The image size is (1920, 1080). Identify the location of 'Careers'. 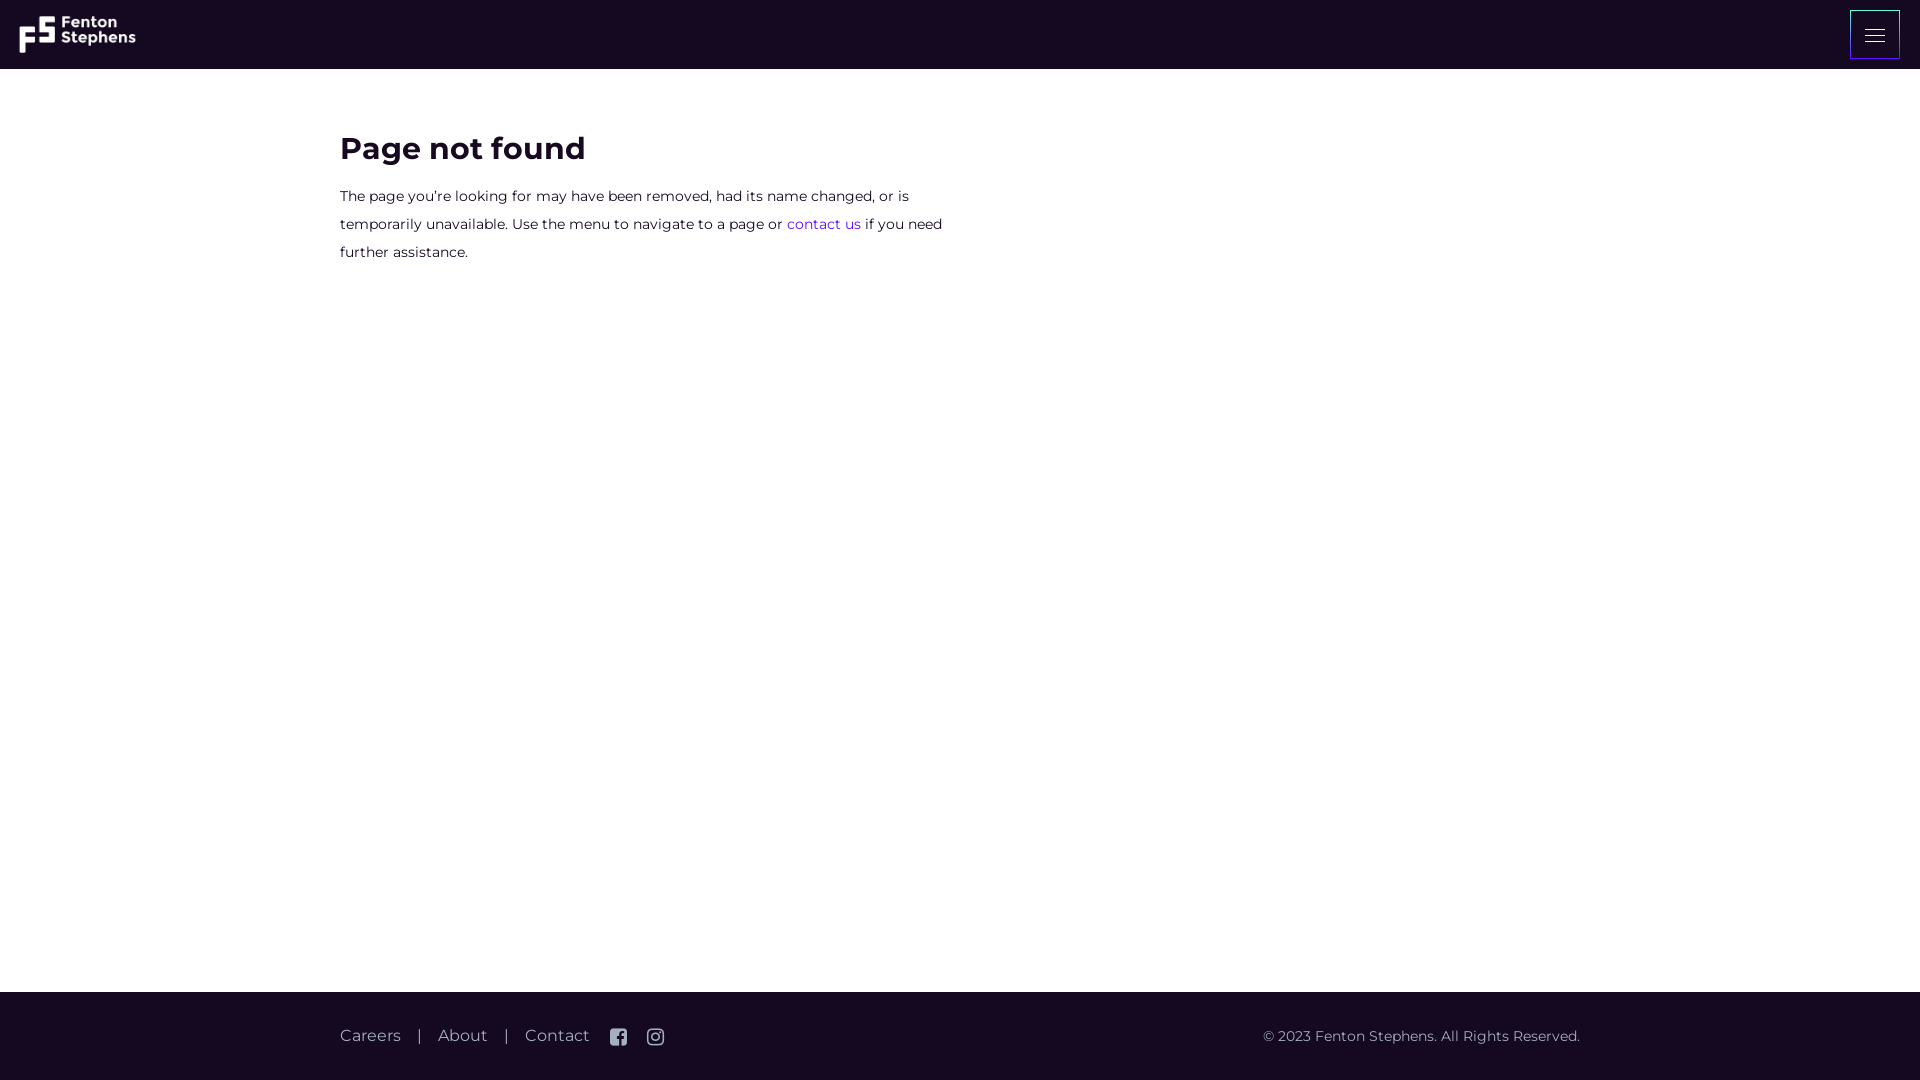
(370, 1035).